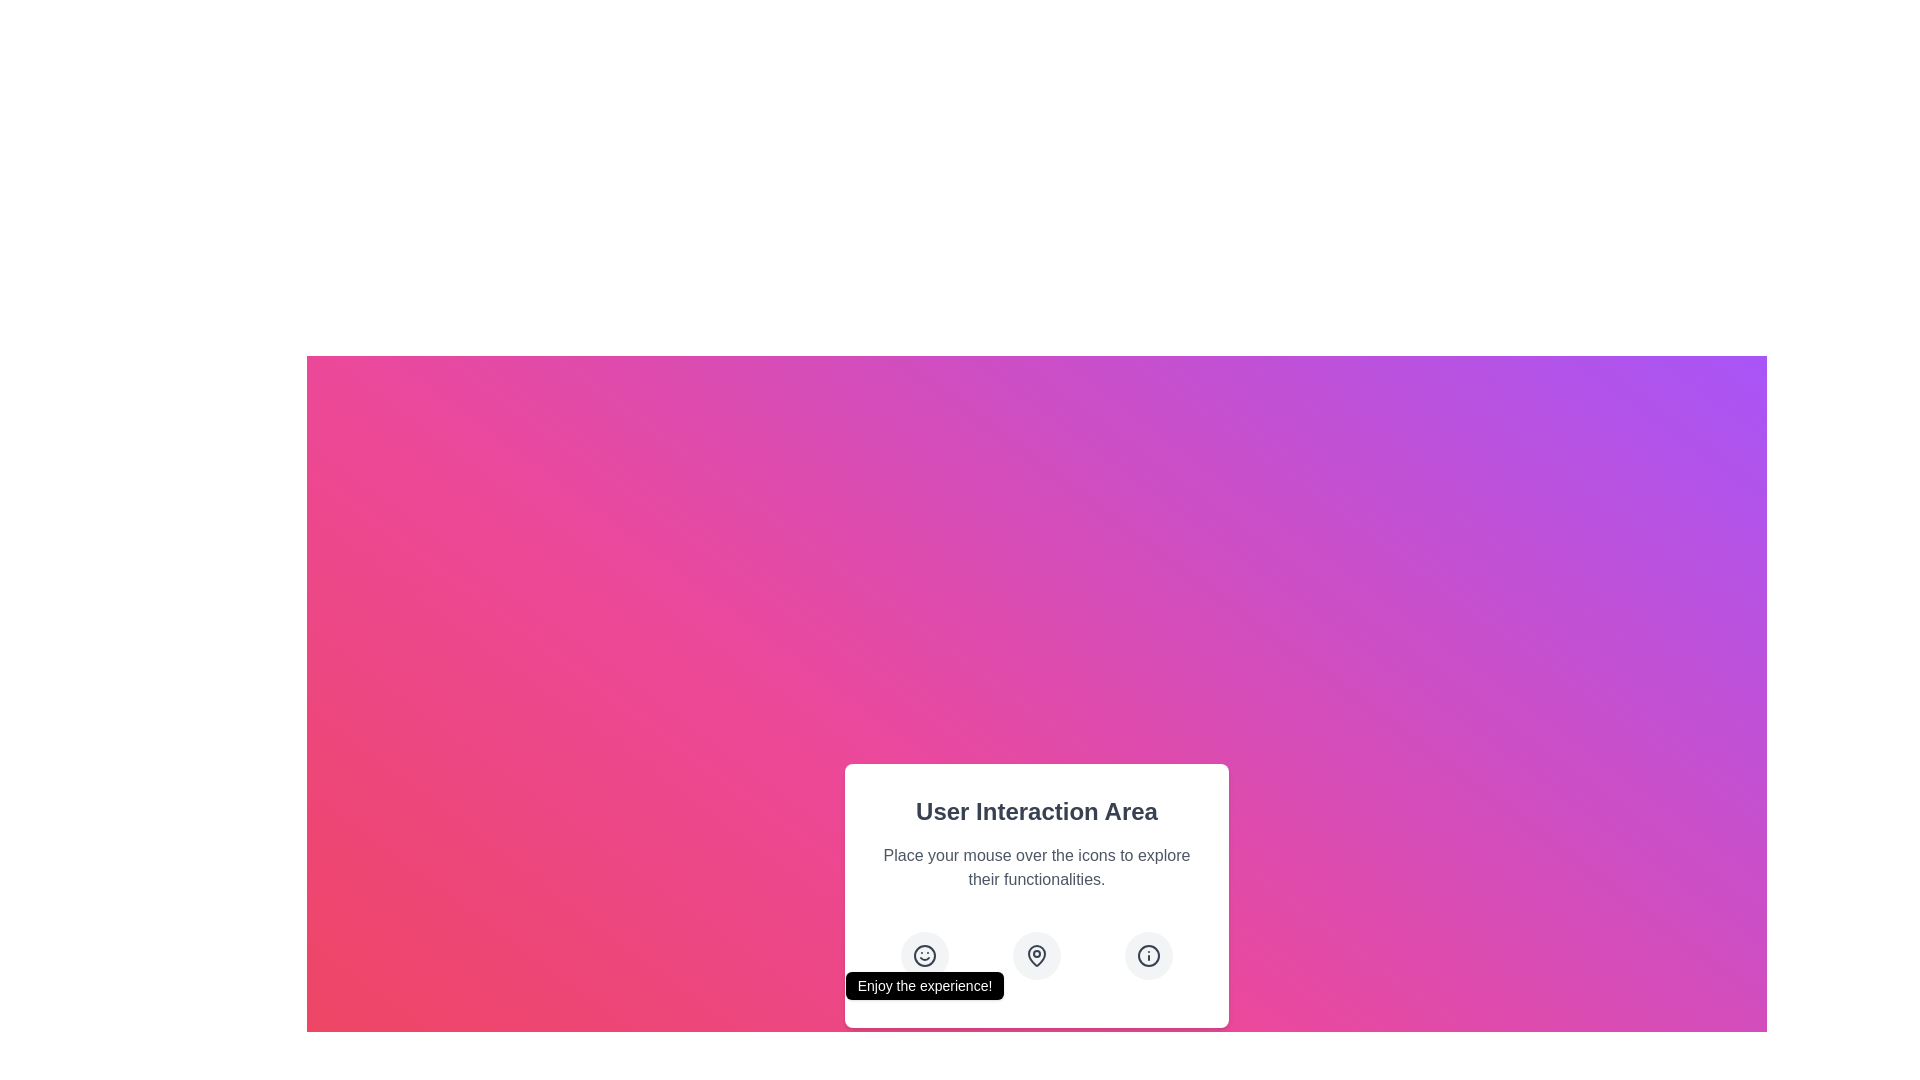 Image resolution: width=1920 pixels, height=1080 pixels. What do you see at coordinates (924, 955) in the screenshot?
I see `the circular outline of the smiley face's head, which is centrally located above the mouth and between the two eye elements` at bounding box center [924, 955].